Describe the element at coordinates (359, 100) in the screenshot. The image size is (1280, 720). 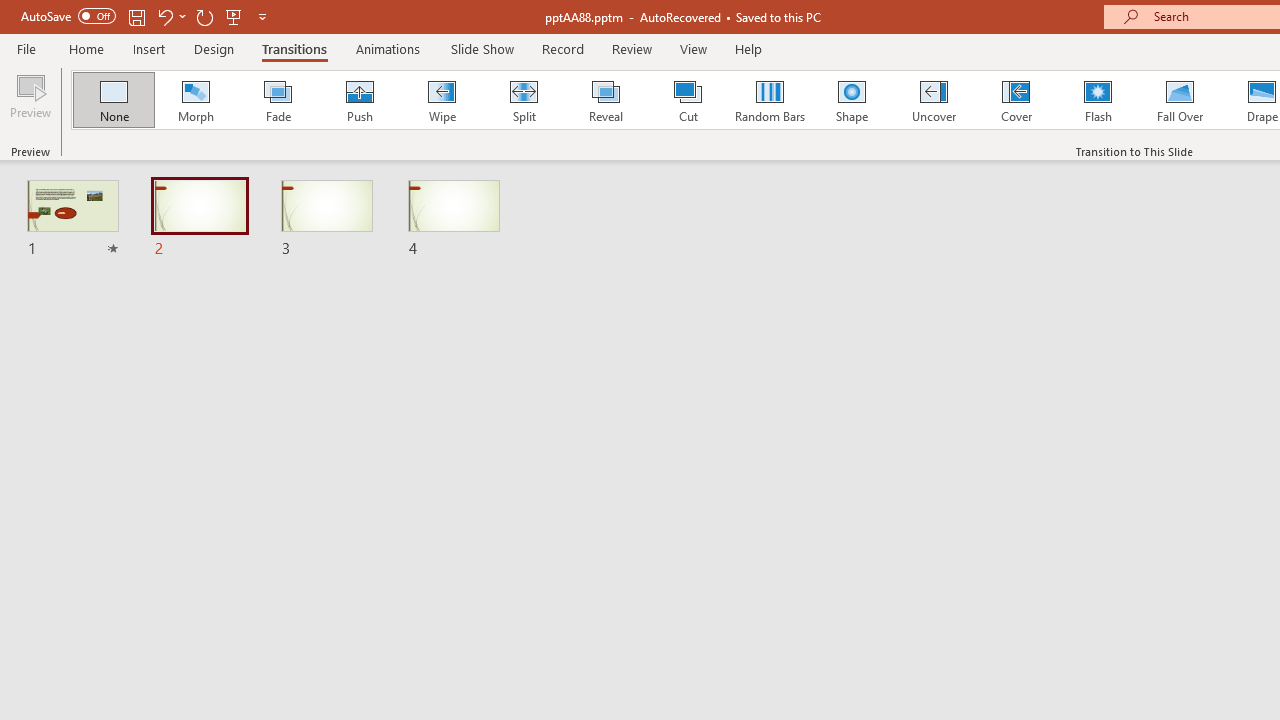
I see `'Push'` at that location.